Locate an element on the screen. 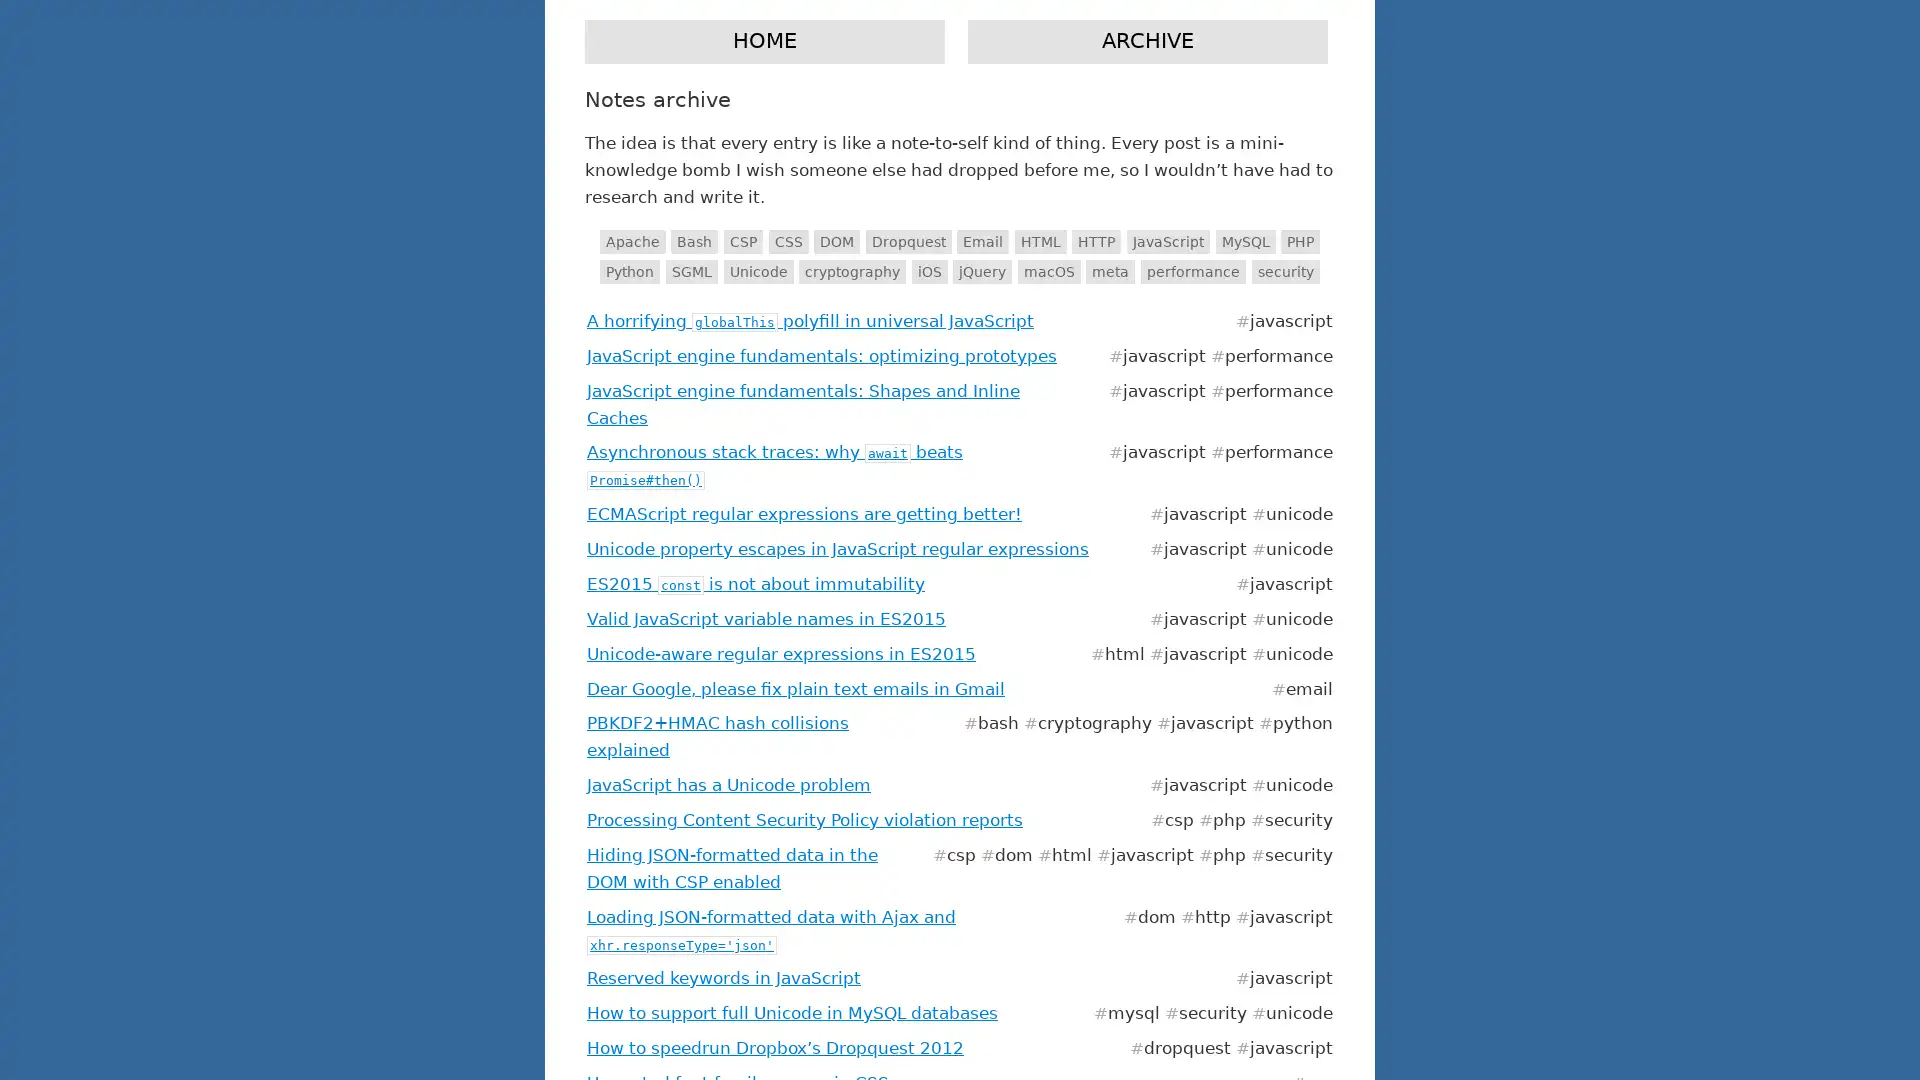  cryptography is located at coordinates (852, 271).